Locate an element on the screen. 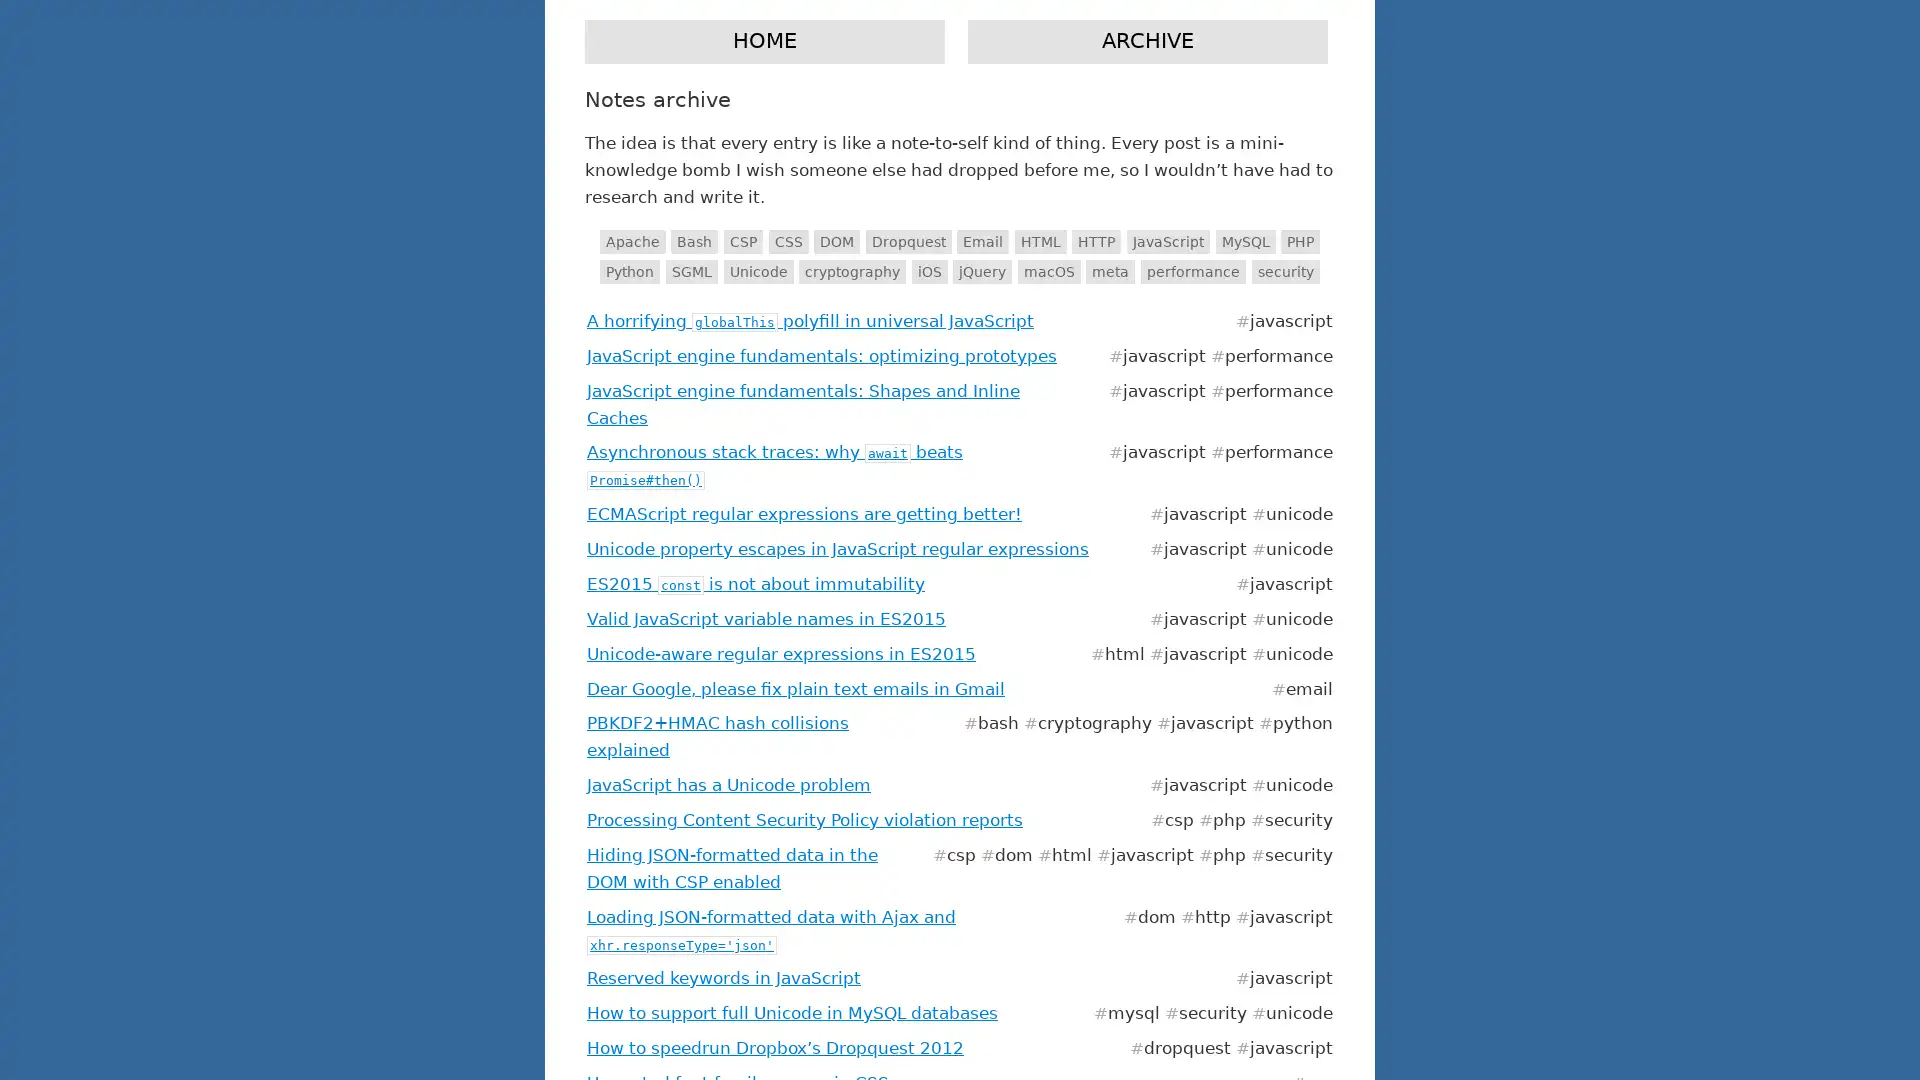  cryptography is located at coordinates (852, 271).